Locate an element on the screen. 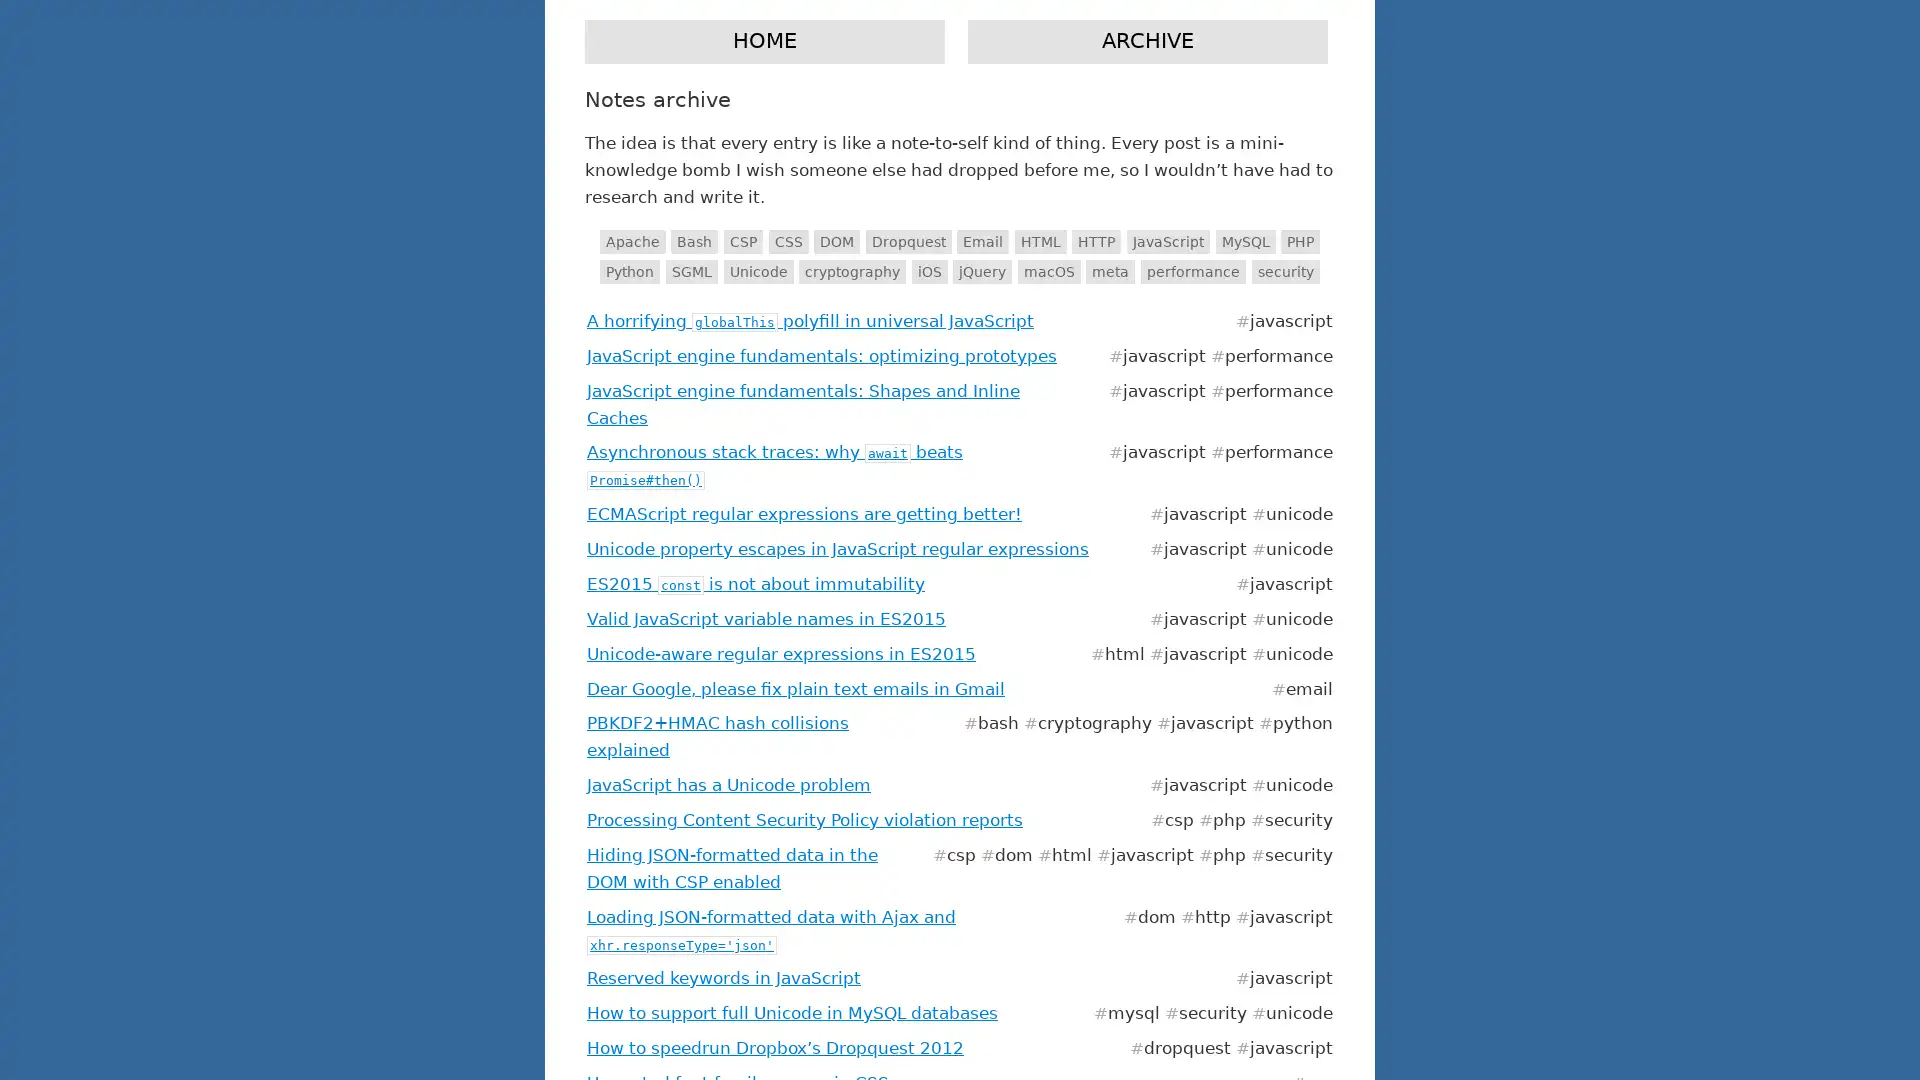  cryptography is located at coordinates (852, 271).